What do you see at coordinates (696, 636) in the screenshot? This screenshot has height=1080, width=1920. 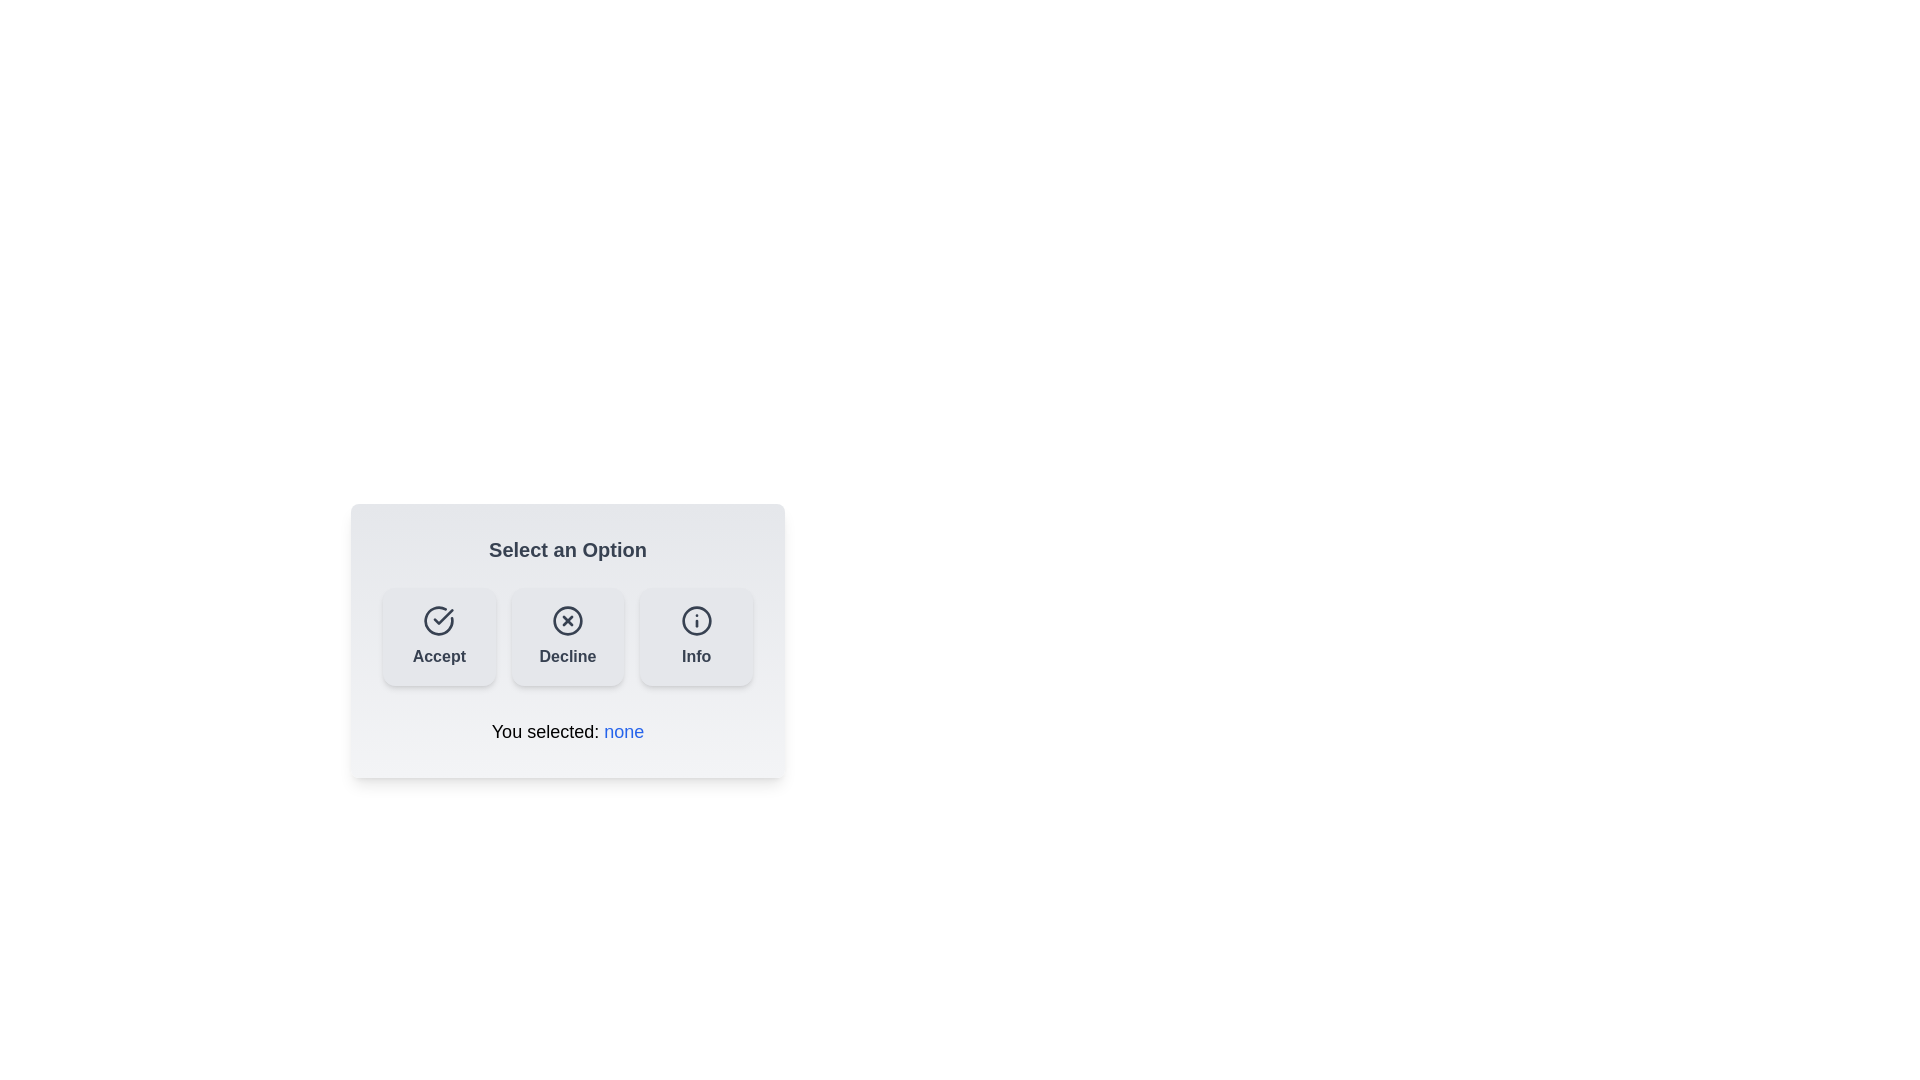 I see `the Info button to update the displayed text` at bounding box center [696, 636].